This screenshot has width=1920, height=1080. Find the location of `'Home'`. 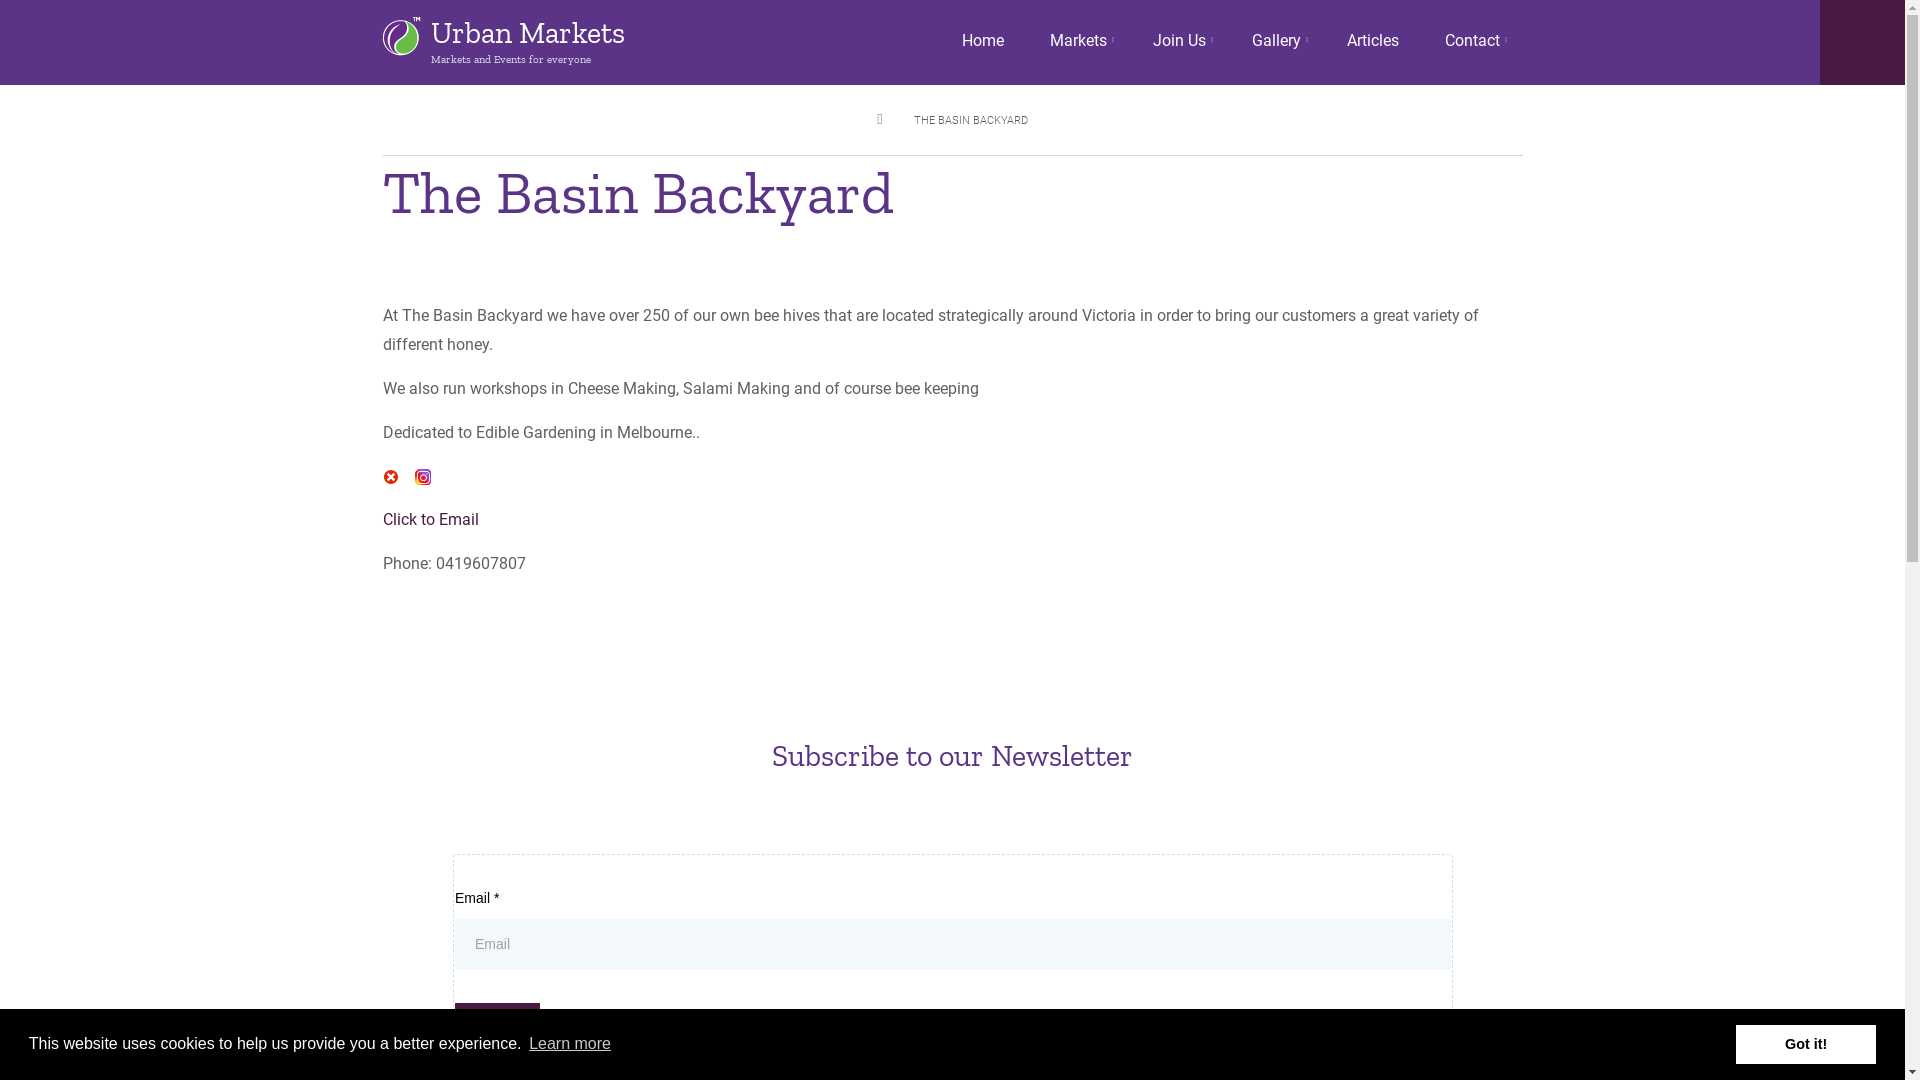

'Home' is located at coordinates (982, 41).